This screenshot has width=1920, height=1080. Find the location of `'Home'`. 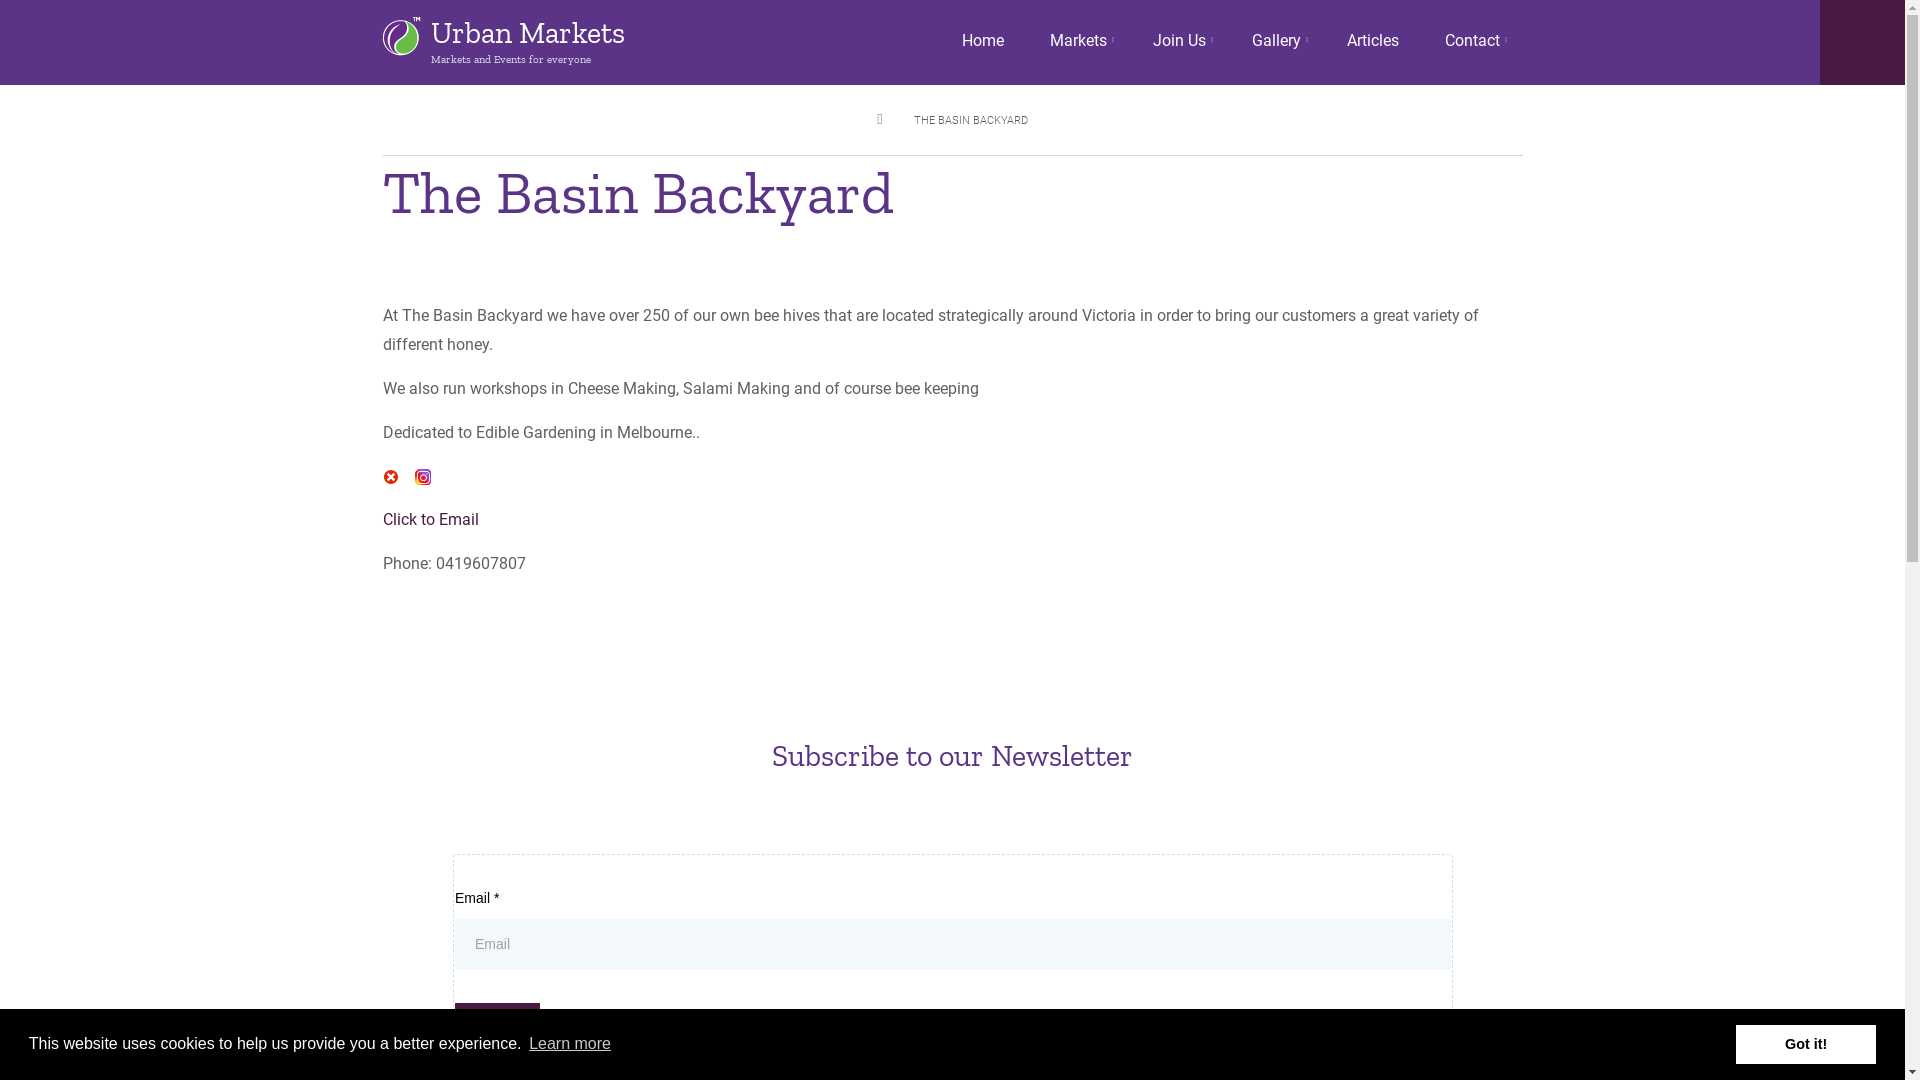

'Home' is located at coordinates (982, 41).